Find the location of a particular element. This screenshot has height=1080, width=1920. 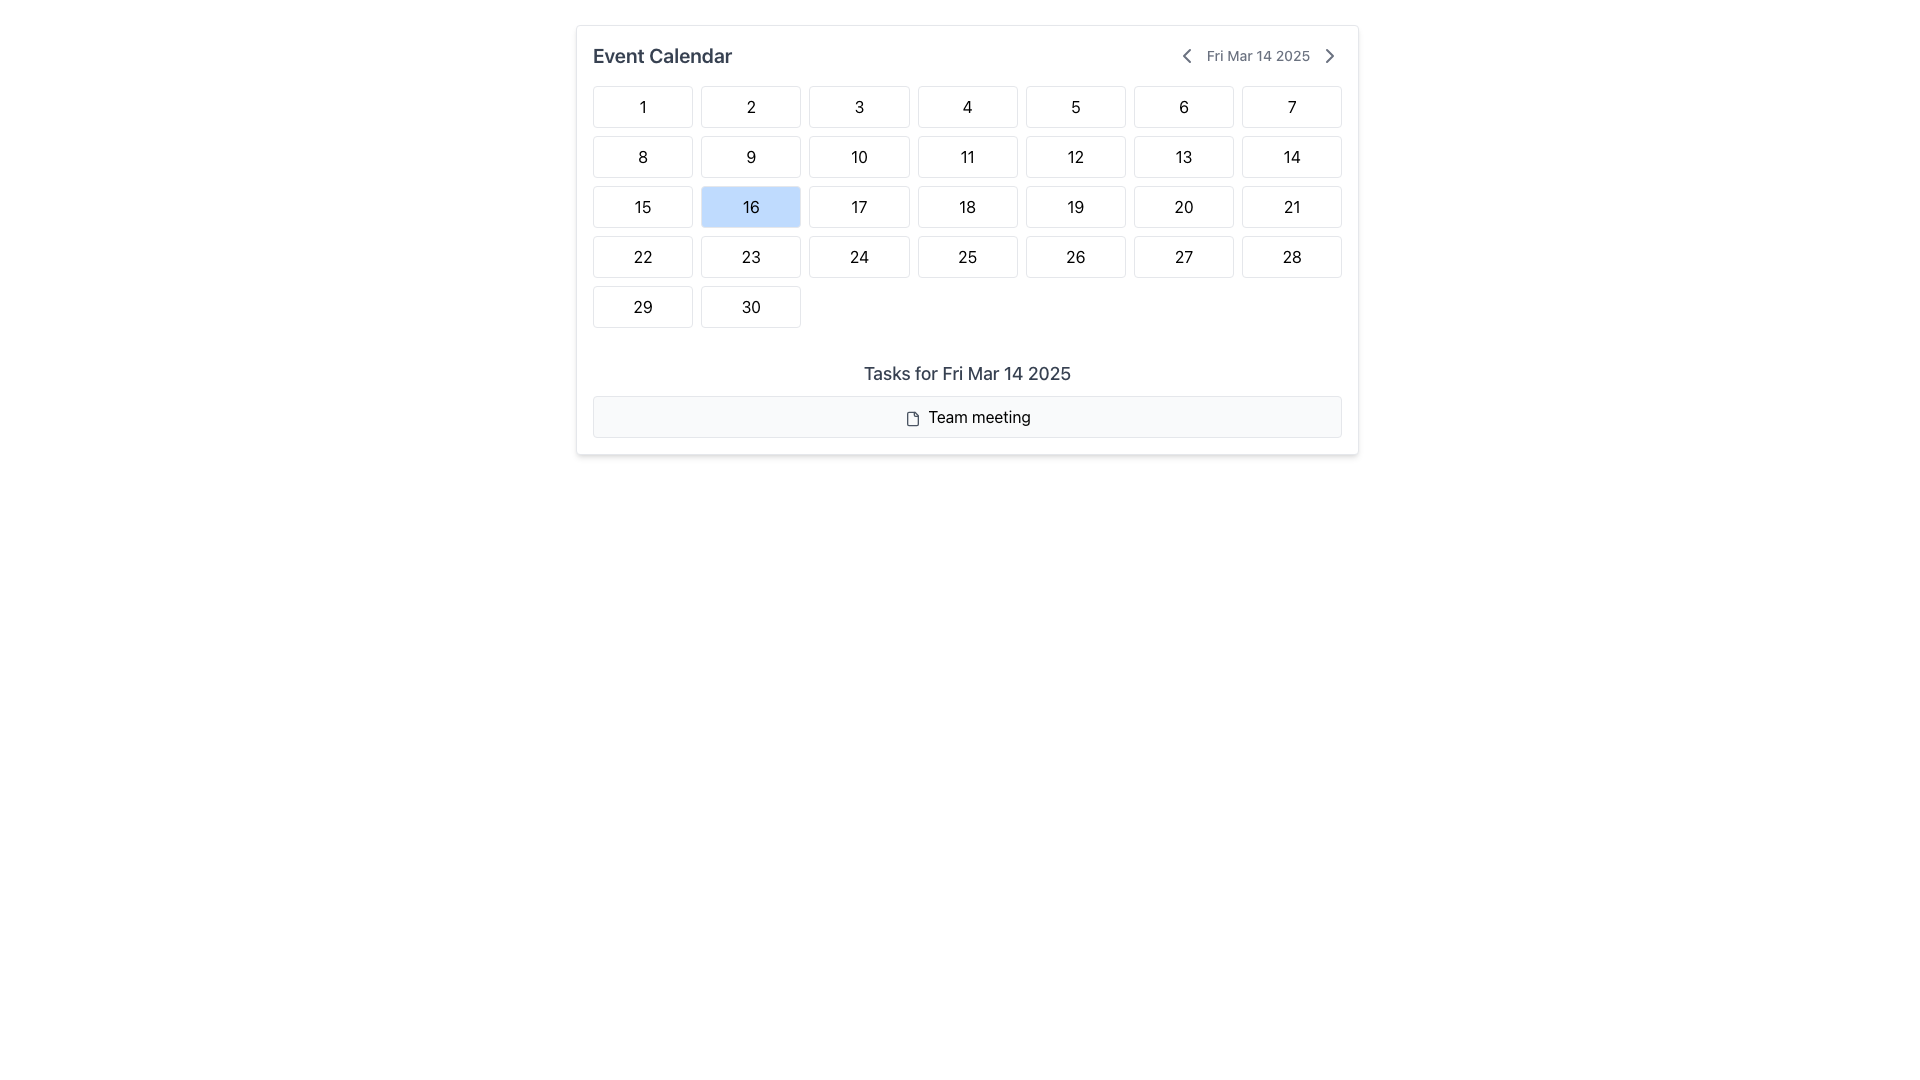

the fourth button to the right of the date display 'Fri Mar 14 2025' is located at coordinates (1330, 55).